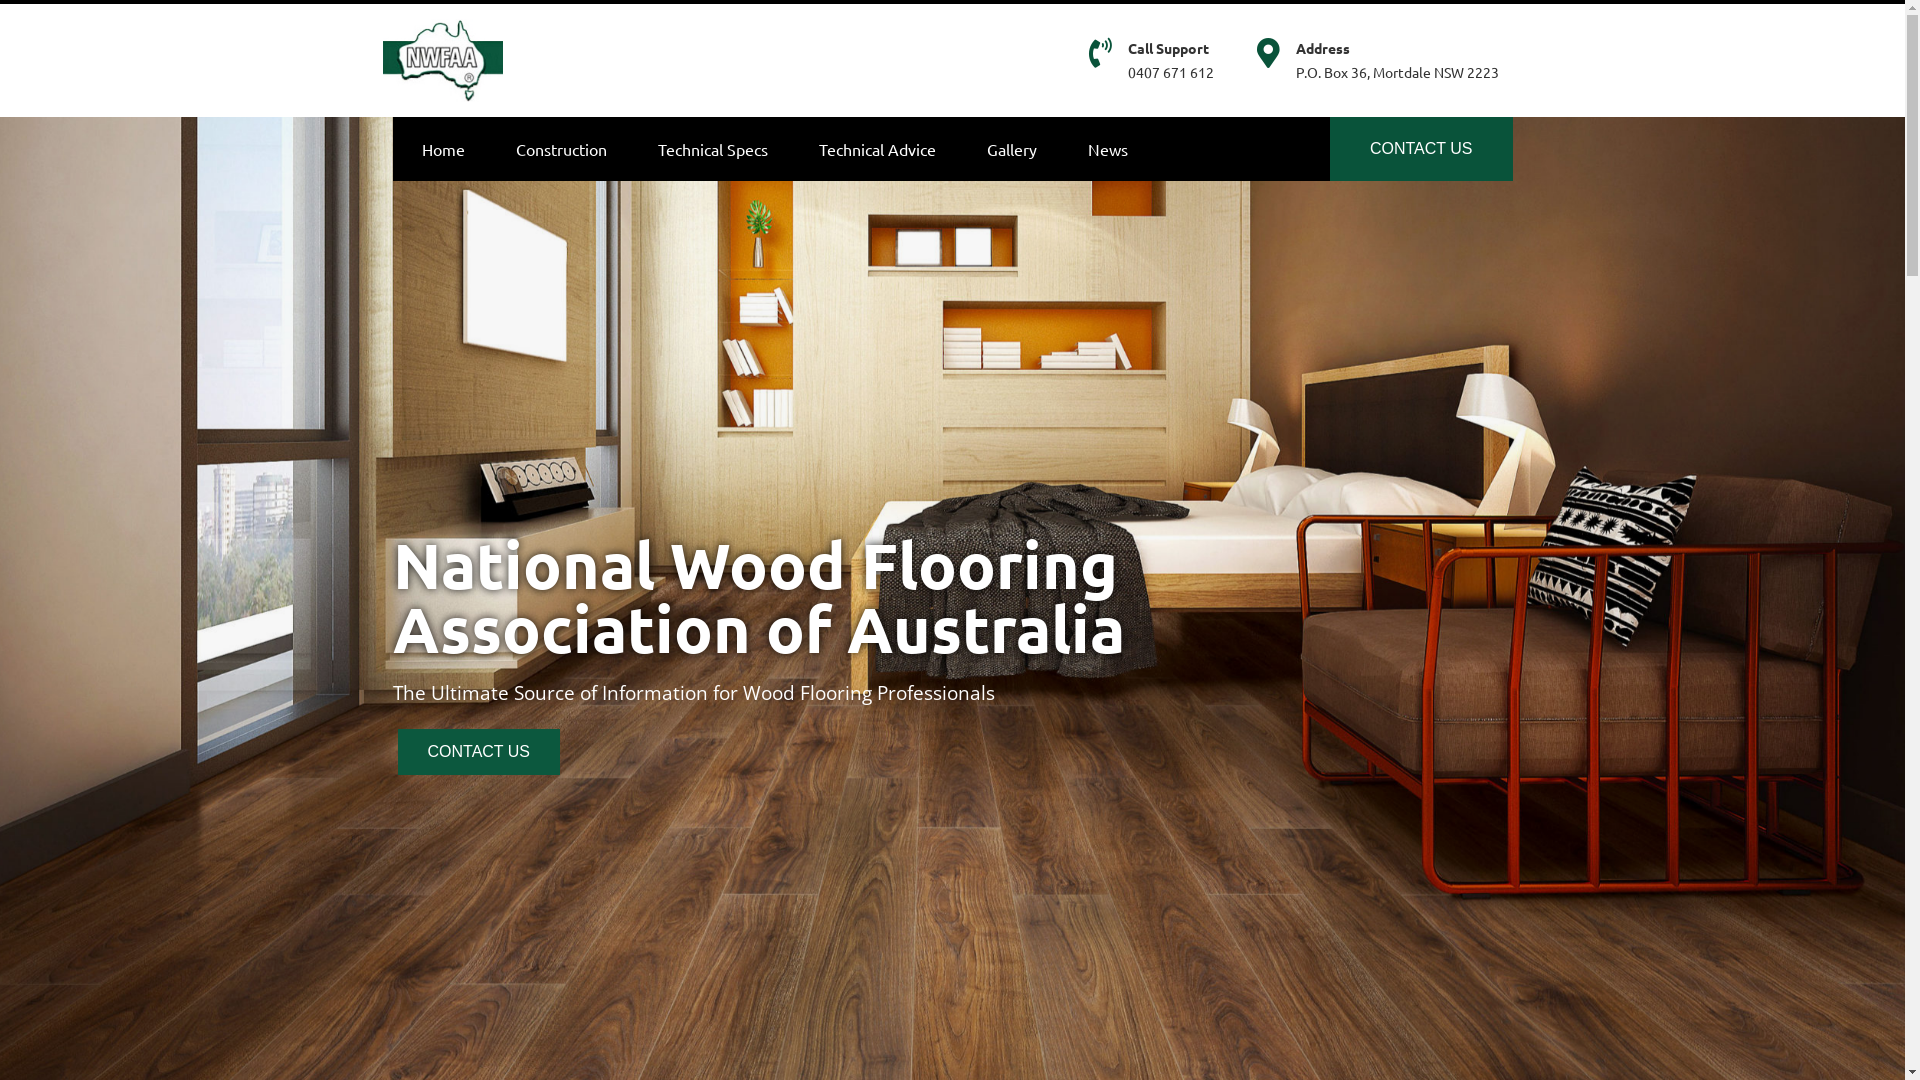 This screenshot has height=1080, width=1920. Describe the element at coordinates (711, 146) in the screenshot. I see `'Technical Specs'` at that location.